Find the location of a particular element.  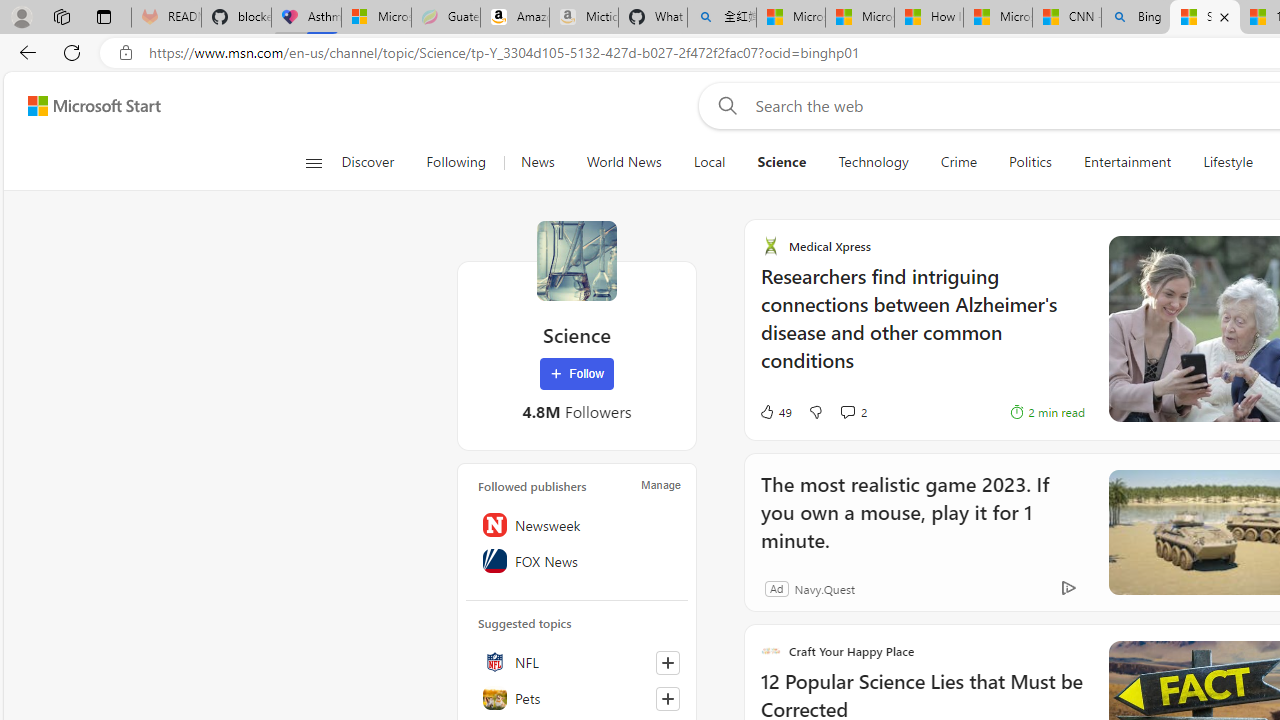

'Bing' is located at coordinates (1136, 17).